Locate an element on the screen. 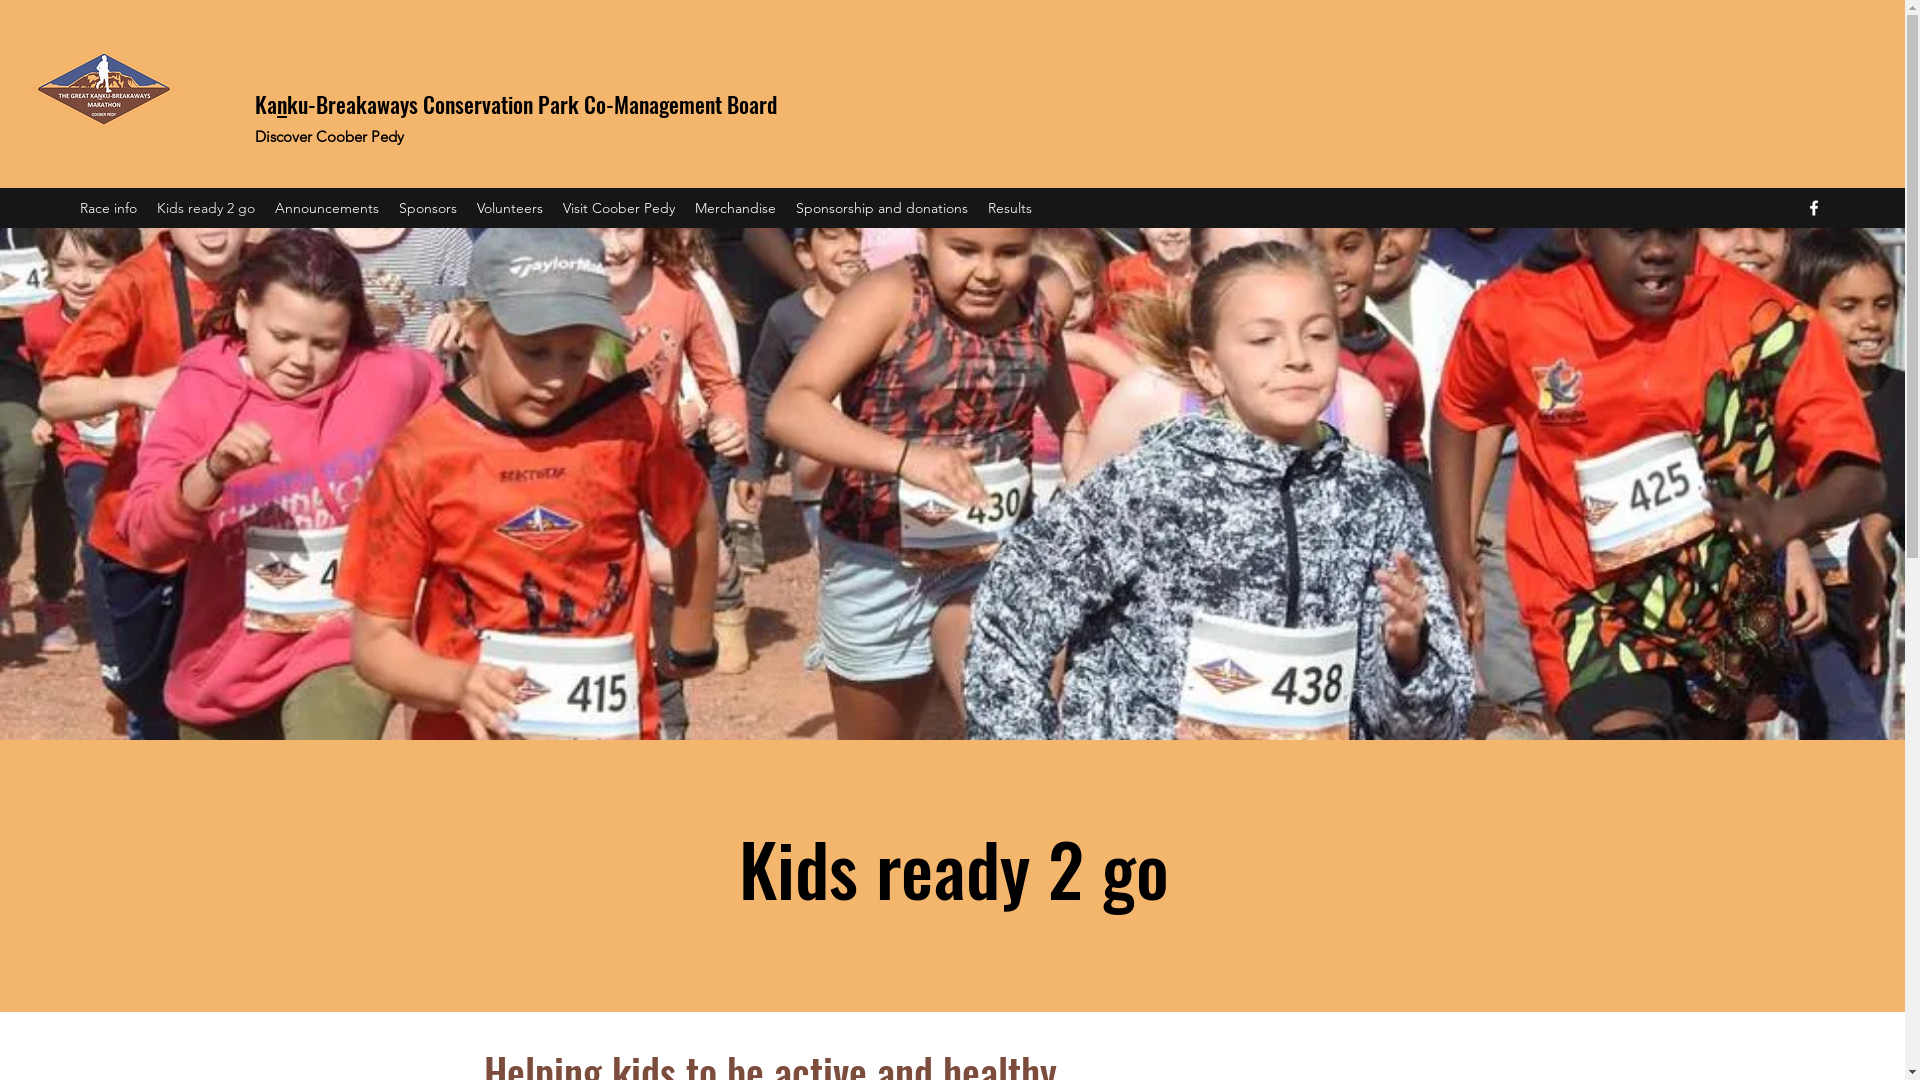 This screenshot has height=1080, width=1920. 'Sponsorship and donations' is located at coordinates (881, 208).